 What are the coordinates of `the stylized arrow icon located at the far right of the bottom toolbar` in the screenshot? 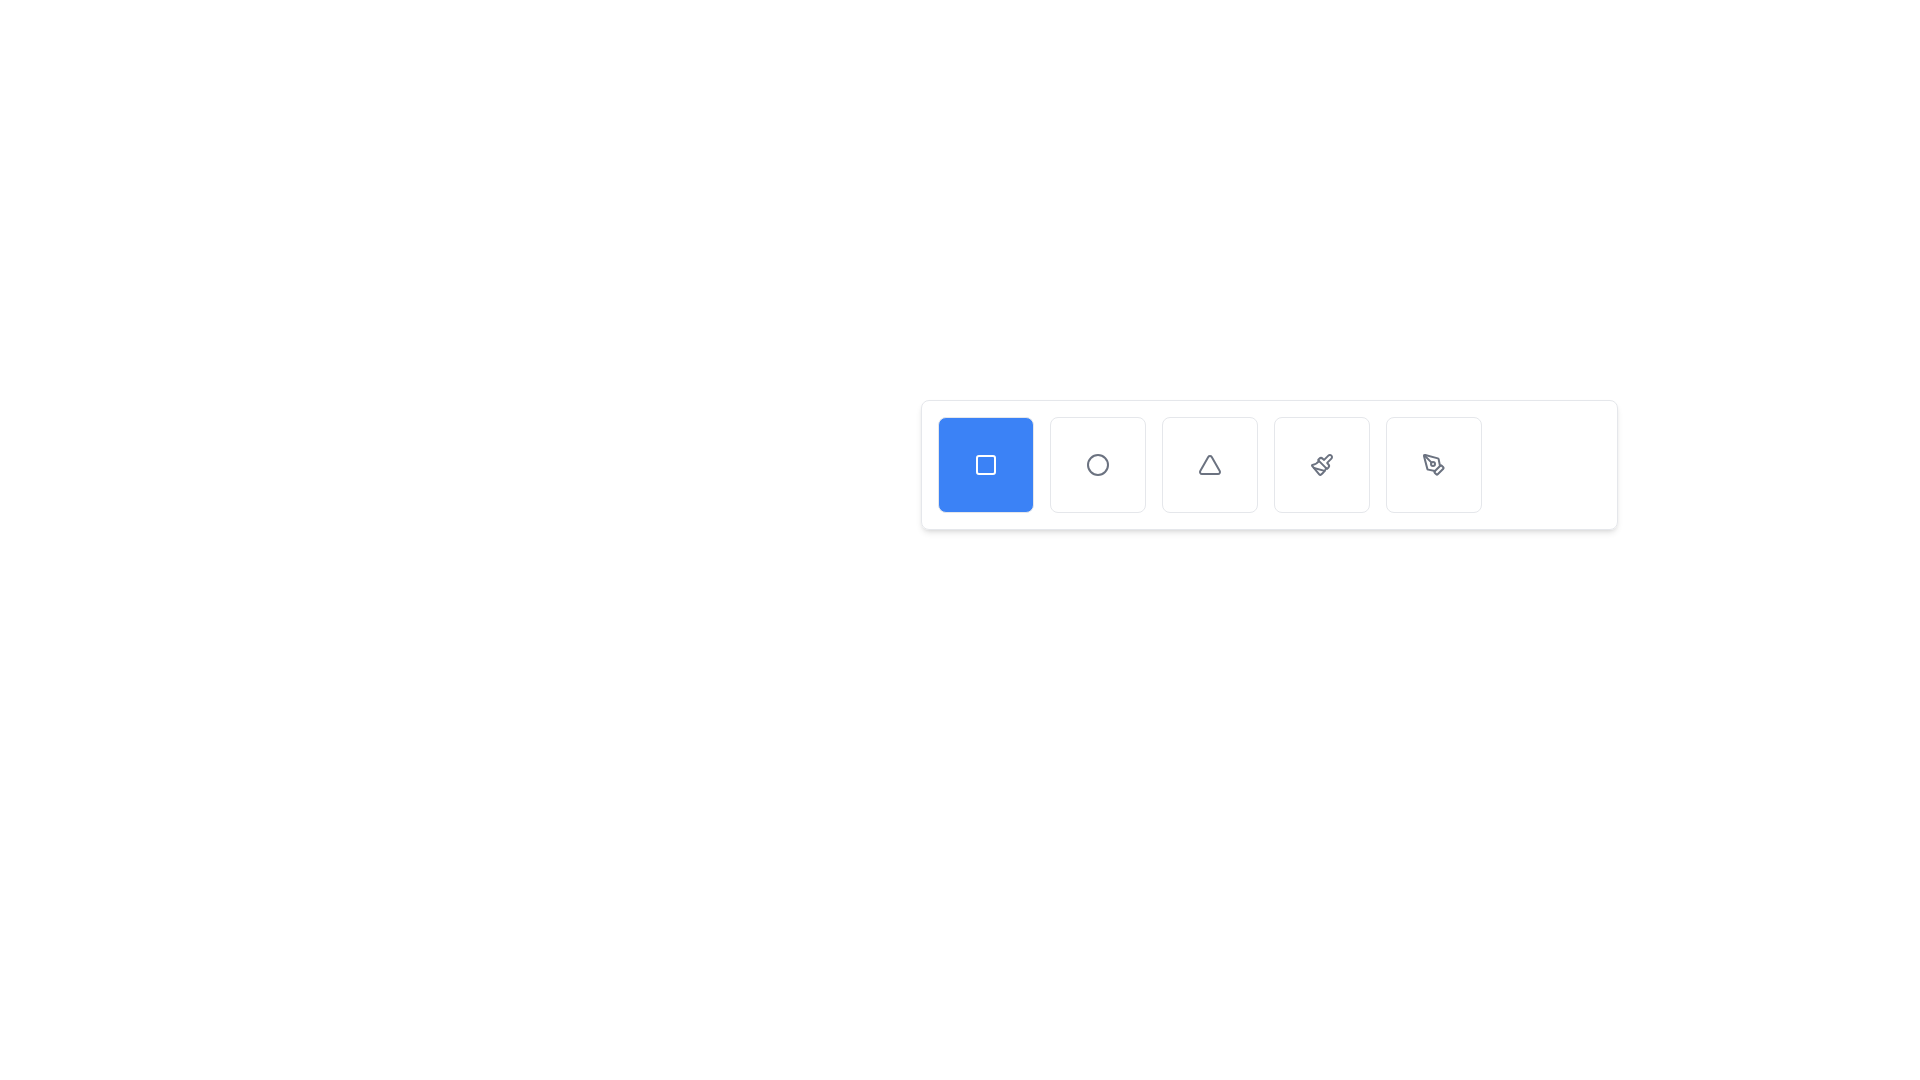 It's located at (1438, 470).